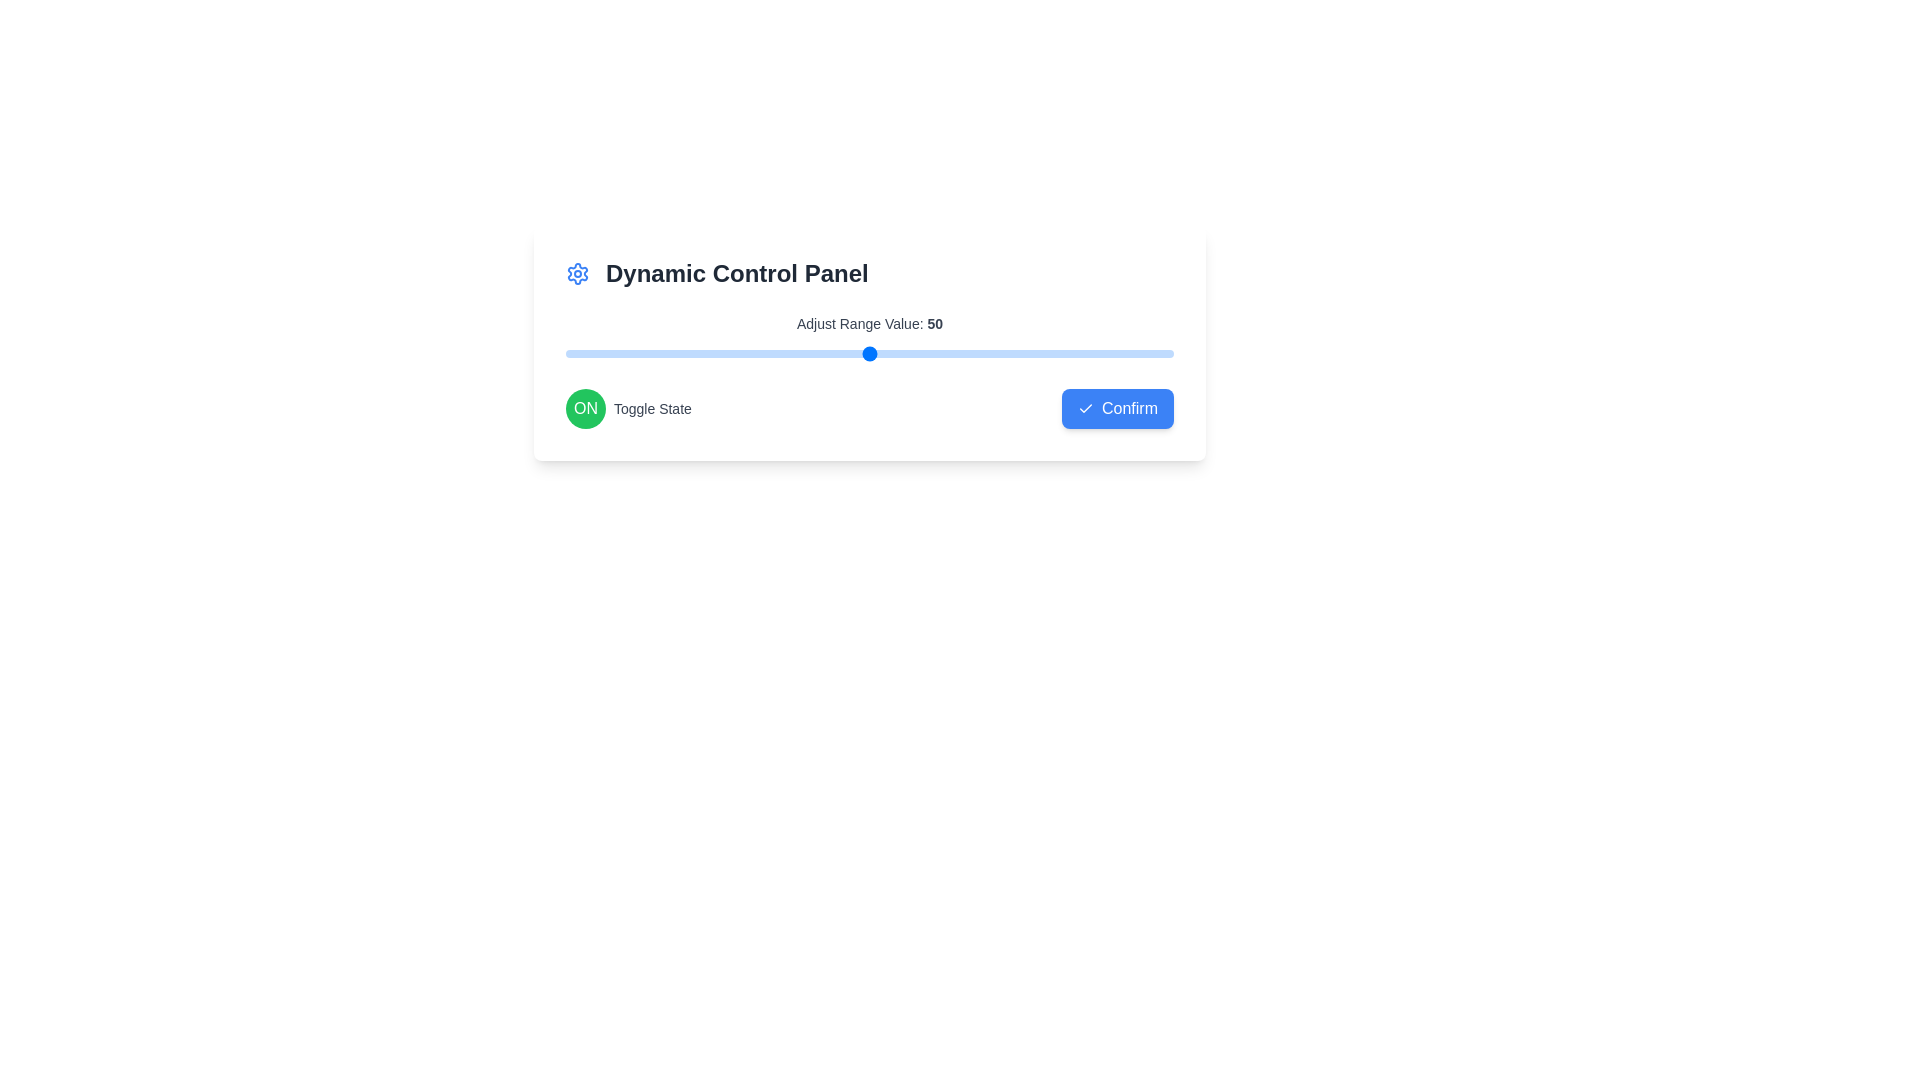 The image size is (1920, 1080). Describe the element at coordinates (705, 353) in the screenshot. I see `the slider value` at that location.